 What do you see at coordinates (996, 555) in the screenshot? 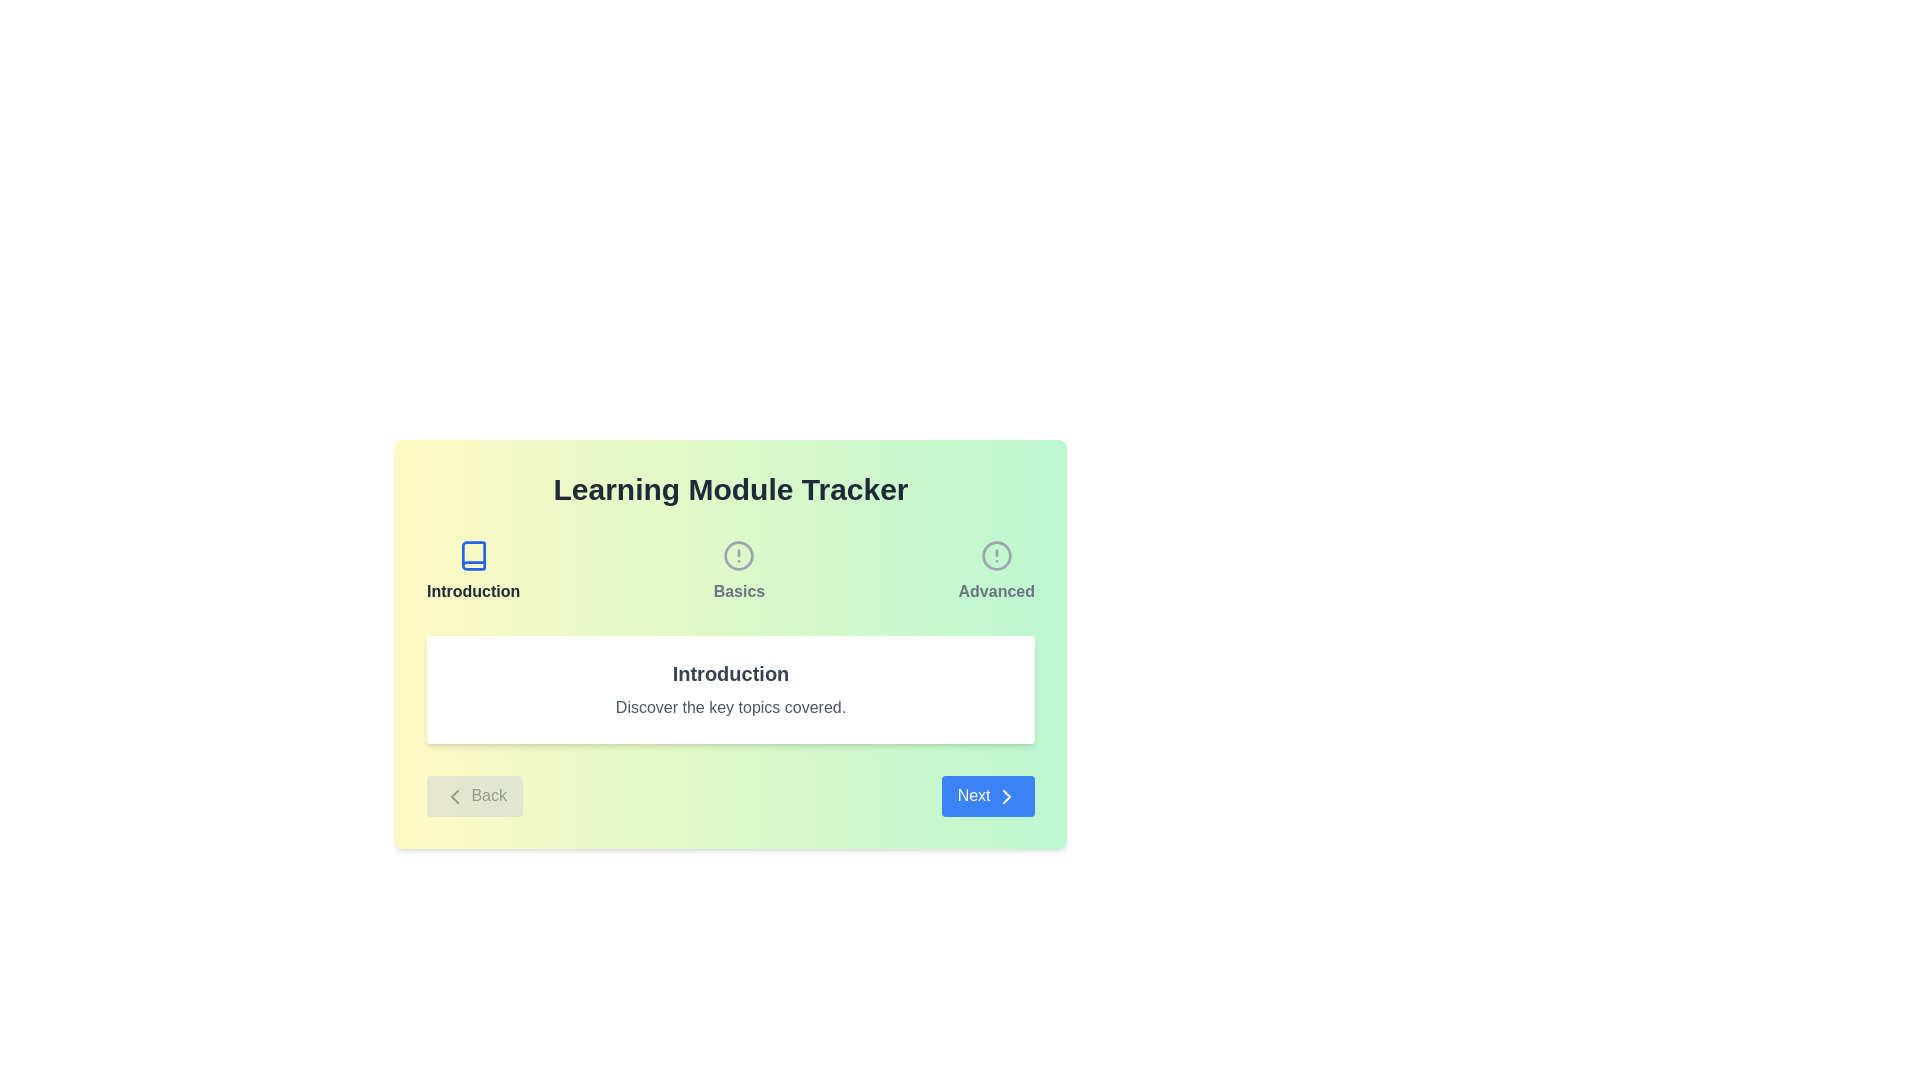
I see `the circular graphic element within the 'Advanced' icon in the Learning Module Tracker interface` at bounding box center [996, 555].